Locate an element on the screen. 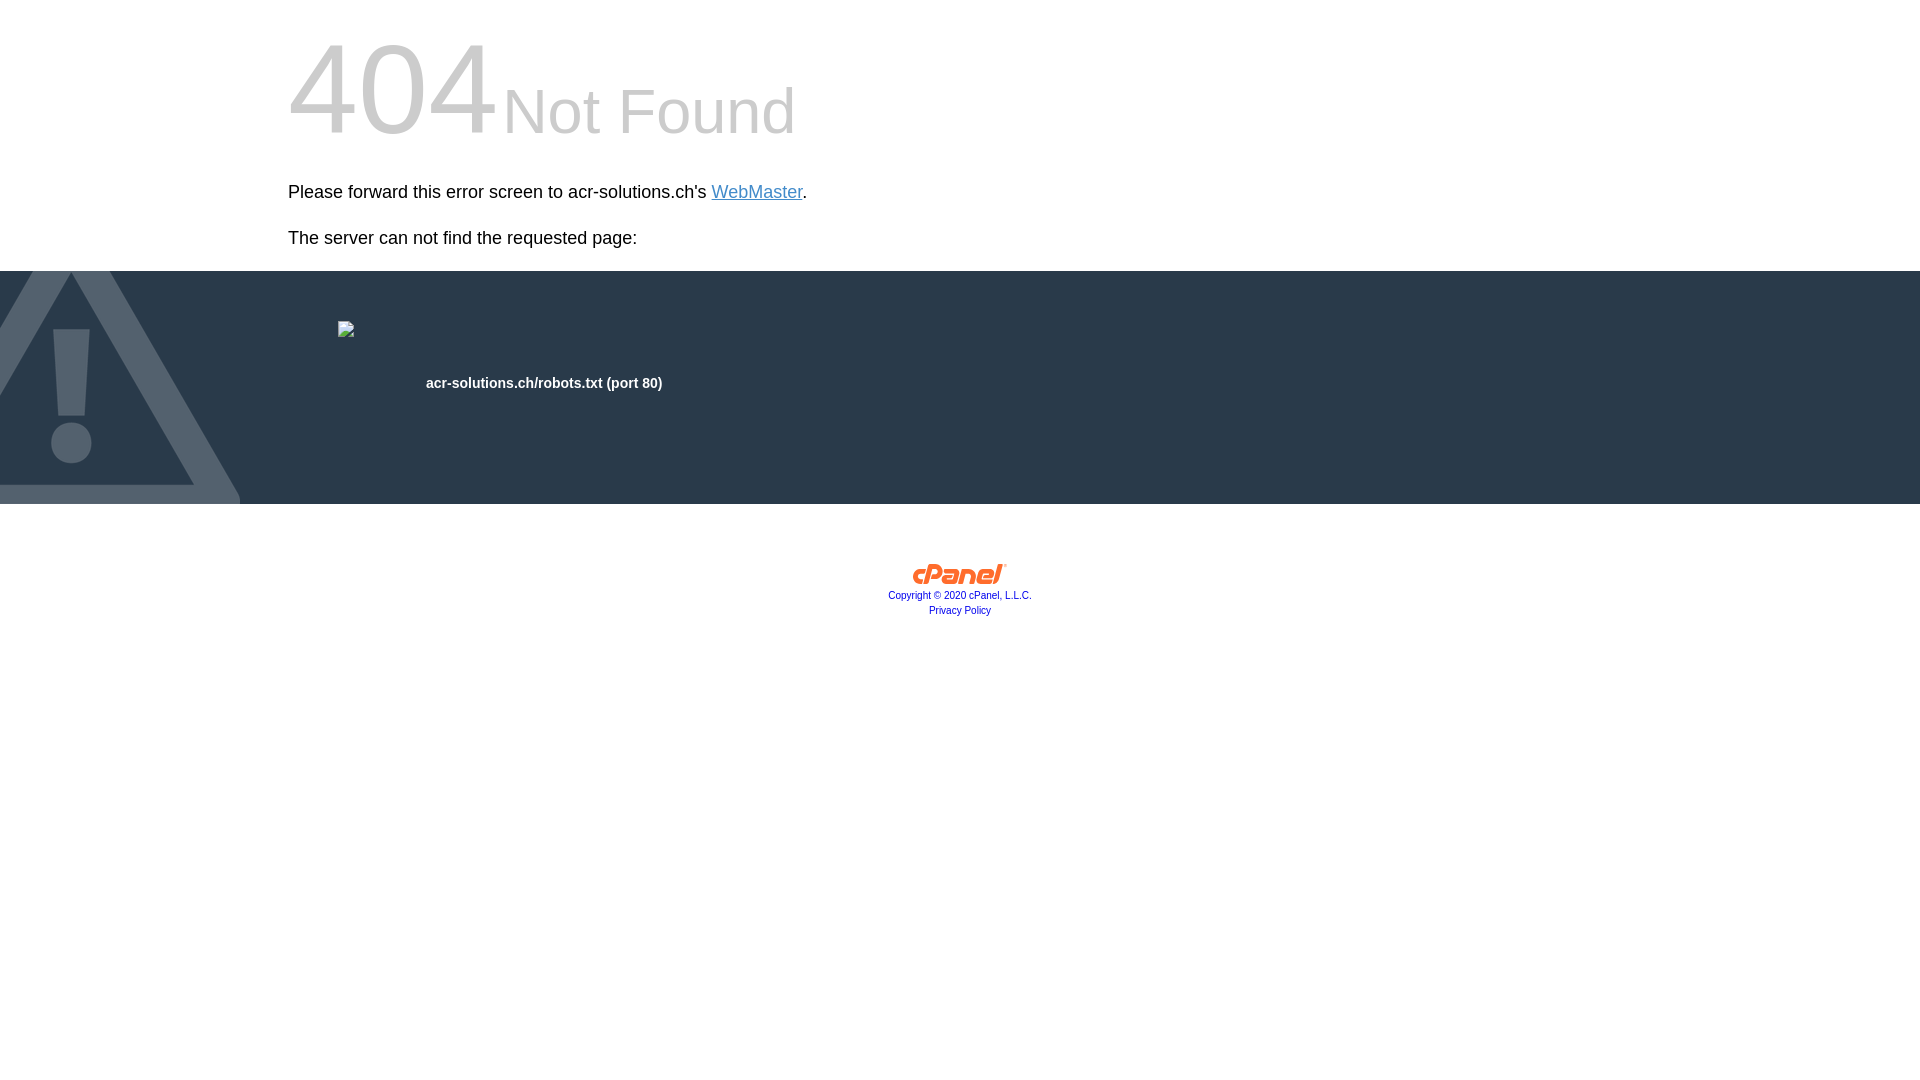 This screenshot has height=1080, width=1920. 'cPanel, Inc.' is located at coordinates (960, 578).